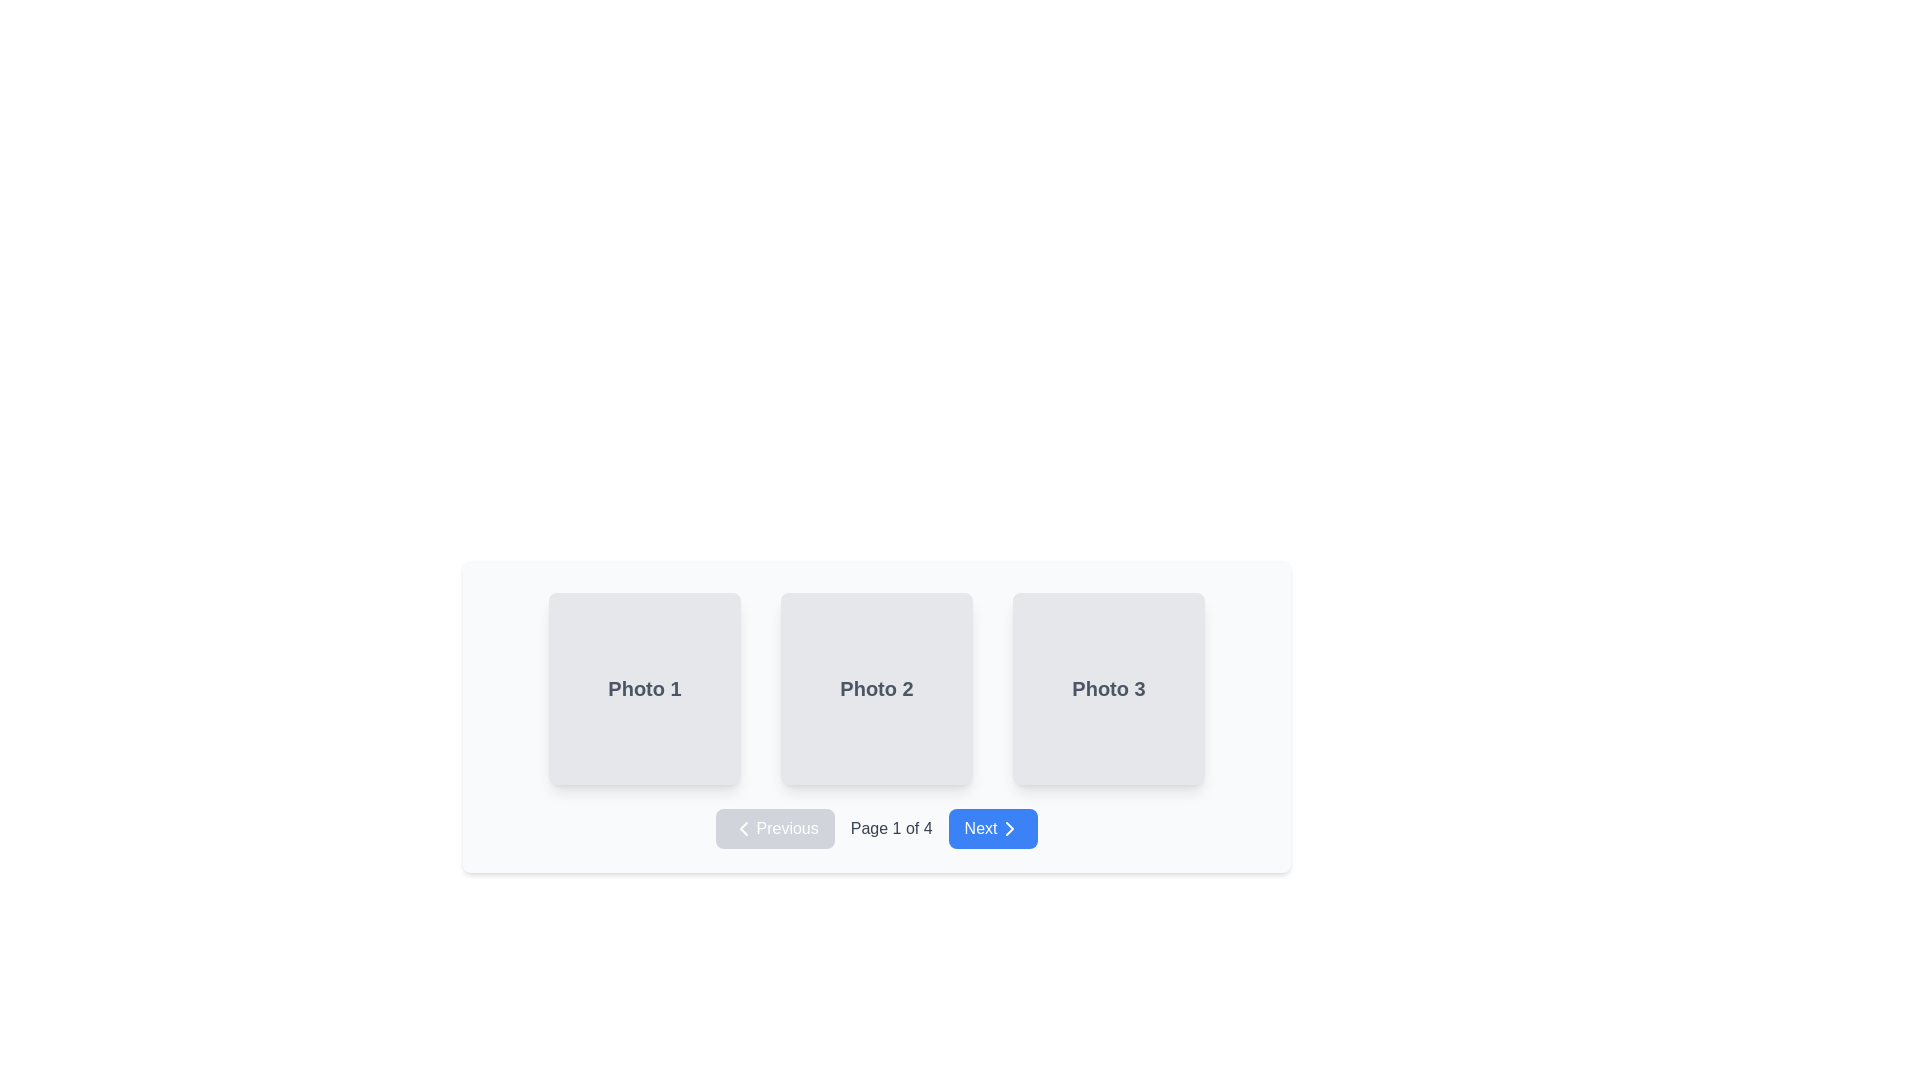 This screenshot has height=1080, width=1920. I want to click on the 'Previous' button, which is a rectangular button with white text on a blue background and includes a leftward arrow icon, so click(774, 829).